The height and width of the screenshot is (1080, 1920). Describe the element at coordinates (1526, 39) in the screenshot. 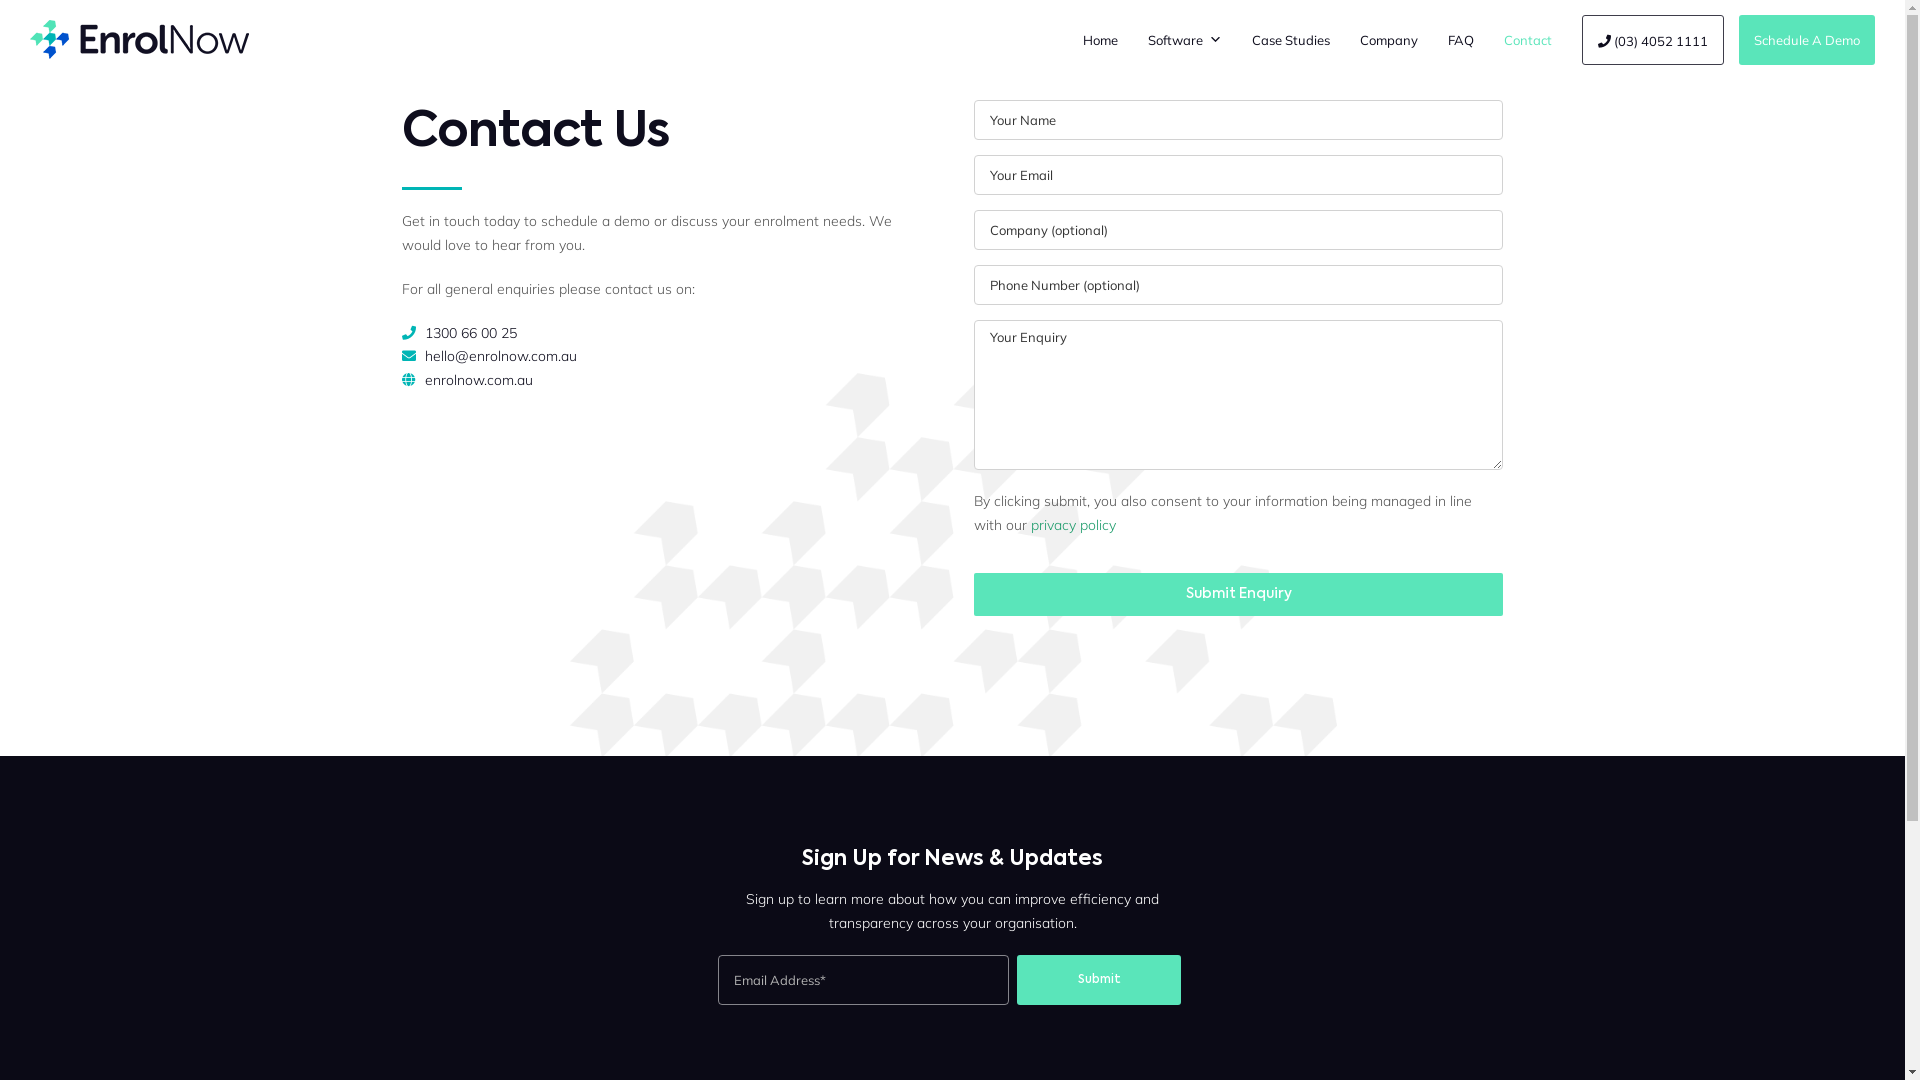

I see `'Contact'` at that location.